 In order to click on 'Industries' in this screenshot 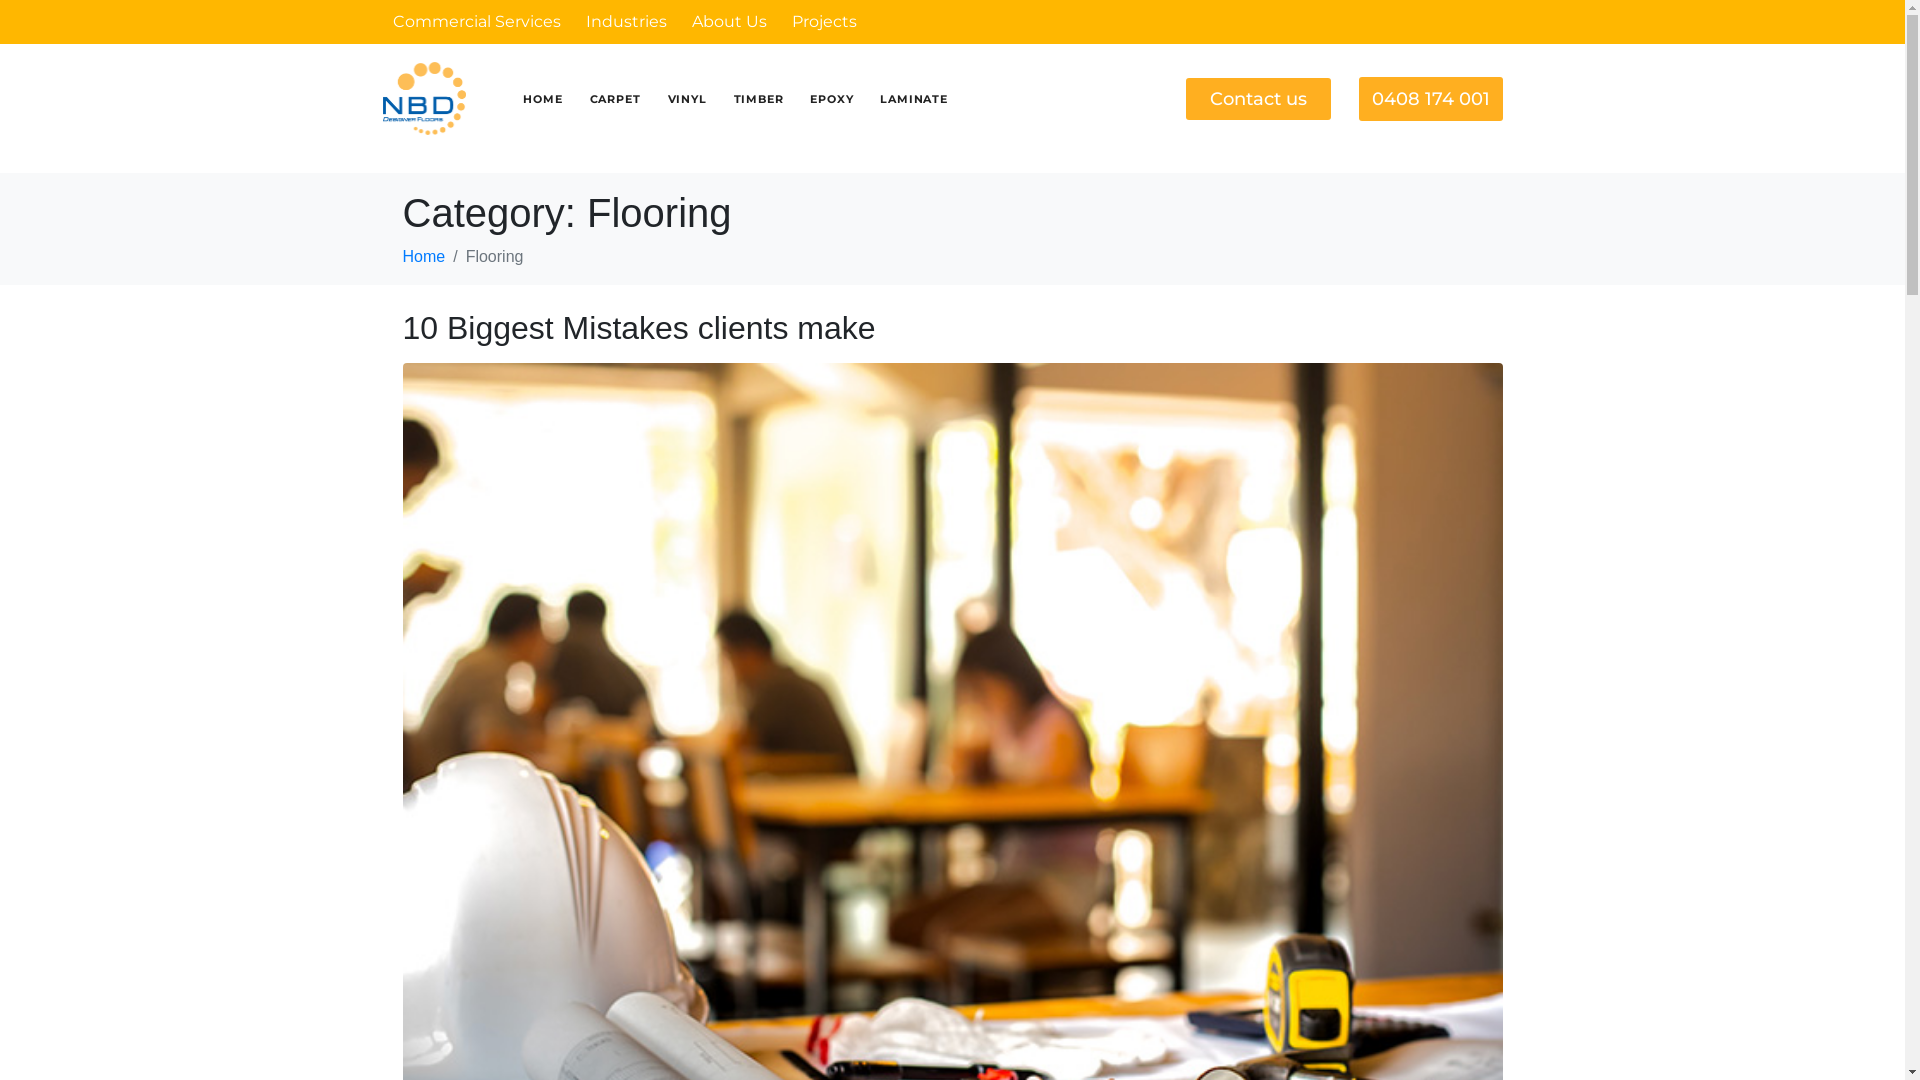, I will do `click(625, 21)`.